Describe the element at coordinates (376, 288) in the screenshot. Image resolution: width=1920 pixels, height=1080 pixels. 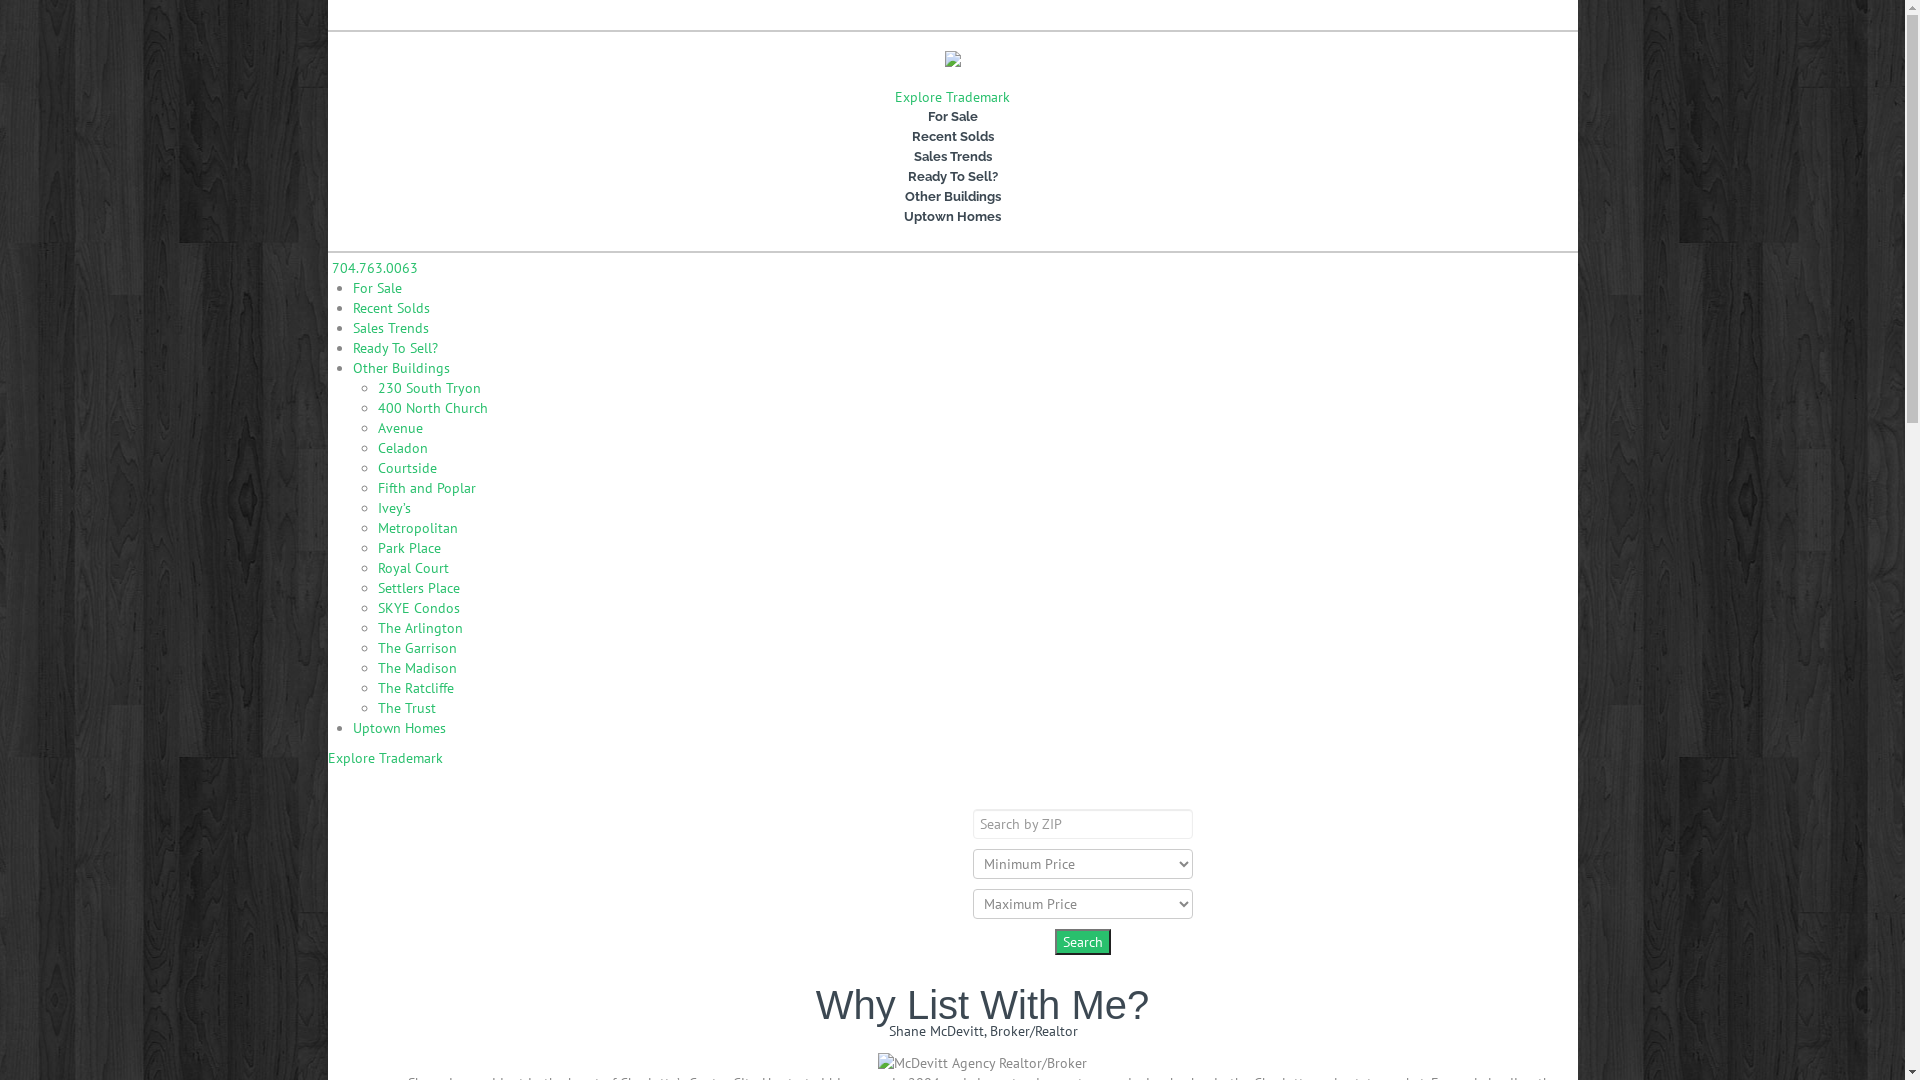
I see `'For Sale'` at that location.